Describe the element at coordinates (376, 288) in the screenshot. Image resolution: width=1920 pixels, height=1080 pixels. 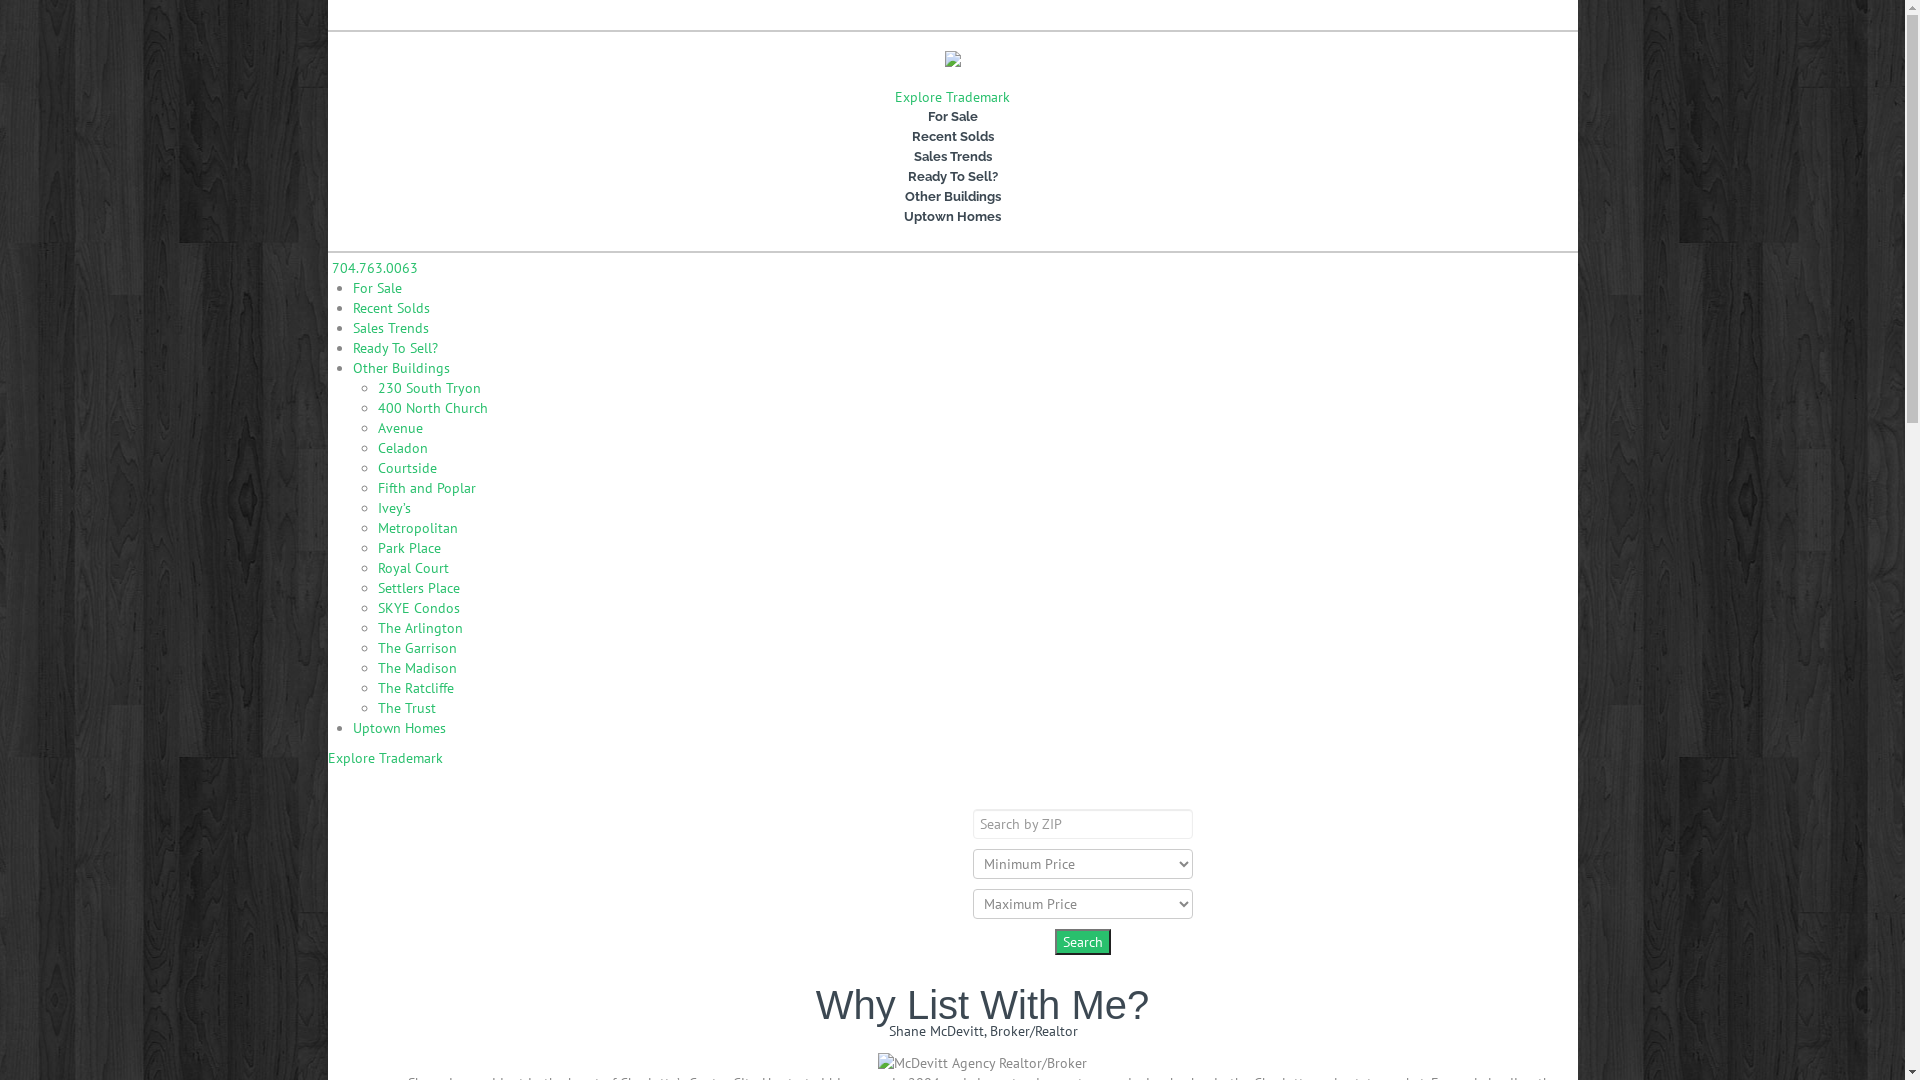
I see `'For Sale'` at that location.